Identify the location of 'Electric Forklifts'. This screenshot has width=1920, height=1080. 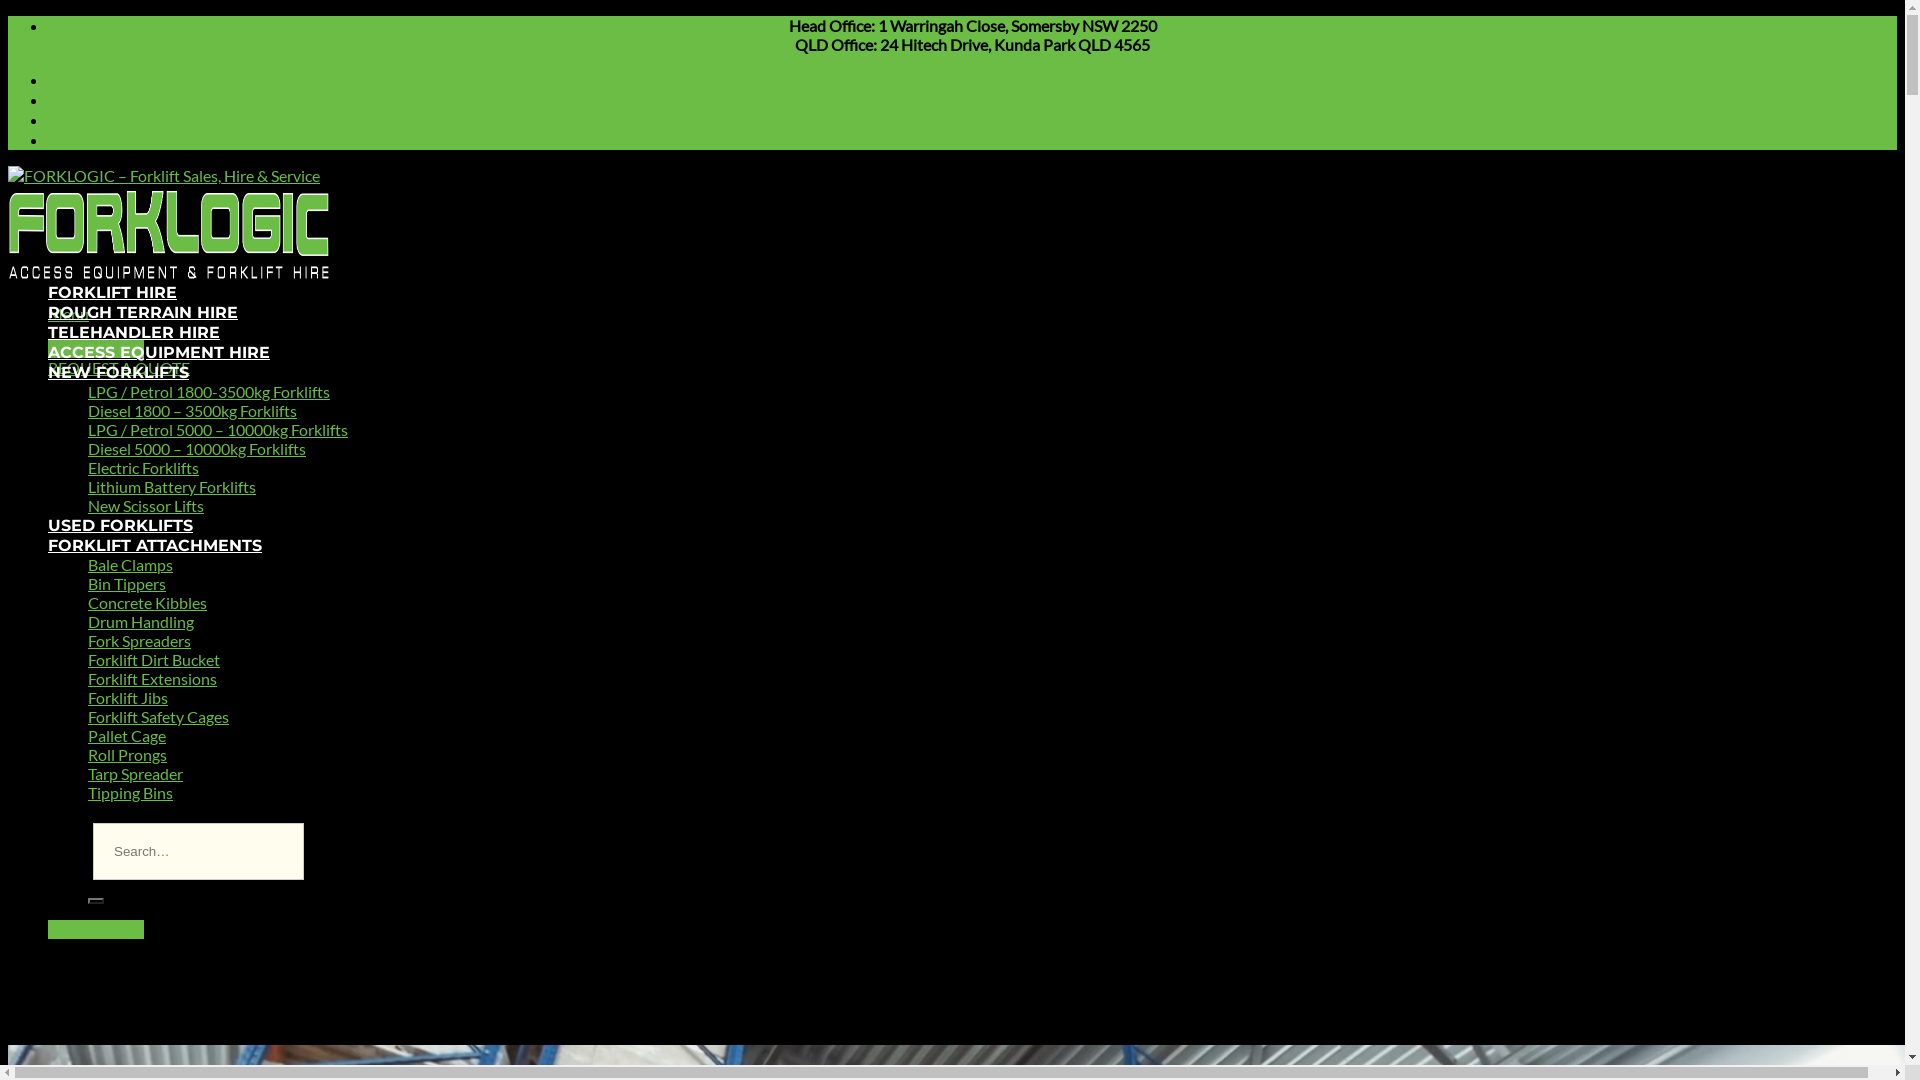
(142, 467).